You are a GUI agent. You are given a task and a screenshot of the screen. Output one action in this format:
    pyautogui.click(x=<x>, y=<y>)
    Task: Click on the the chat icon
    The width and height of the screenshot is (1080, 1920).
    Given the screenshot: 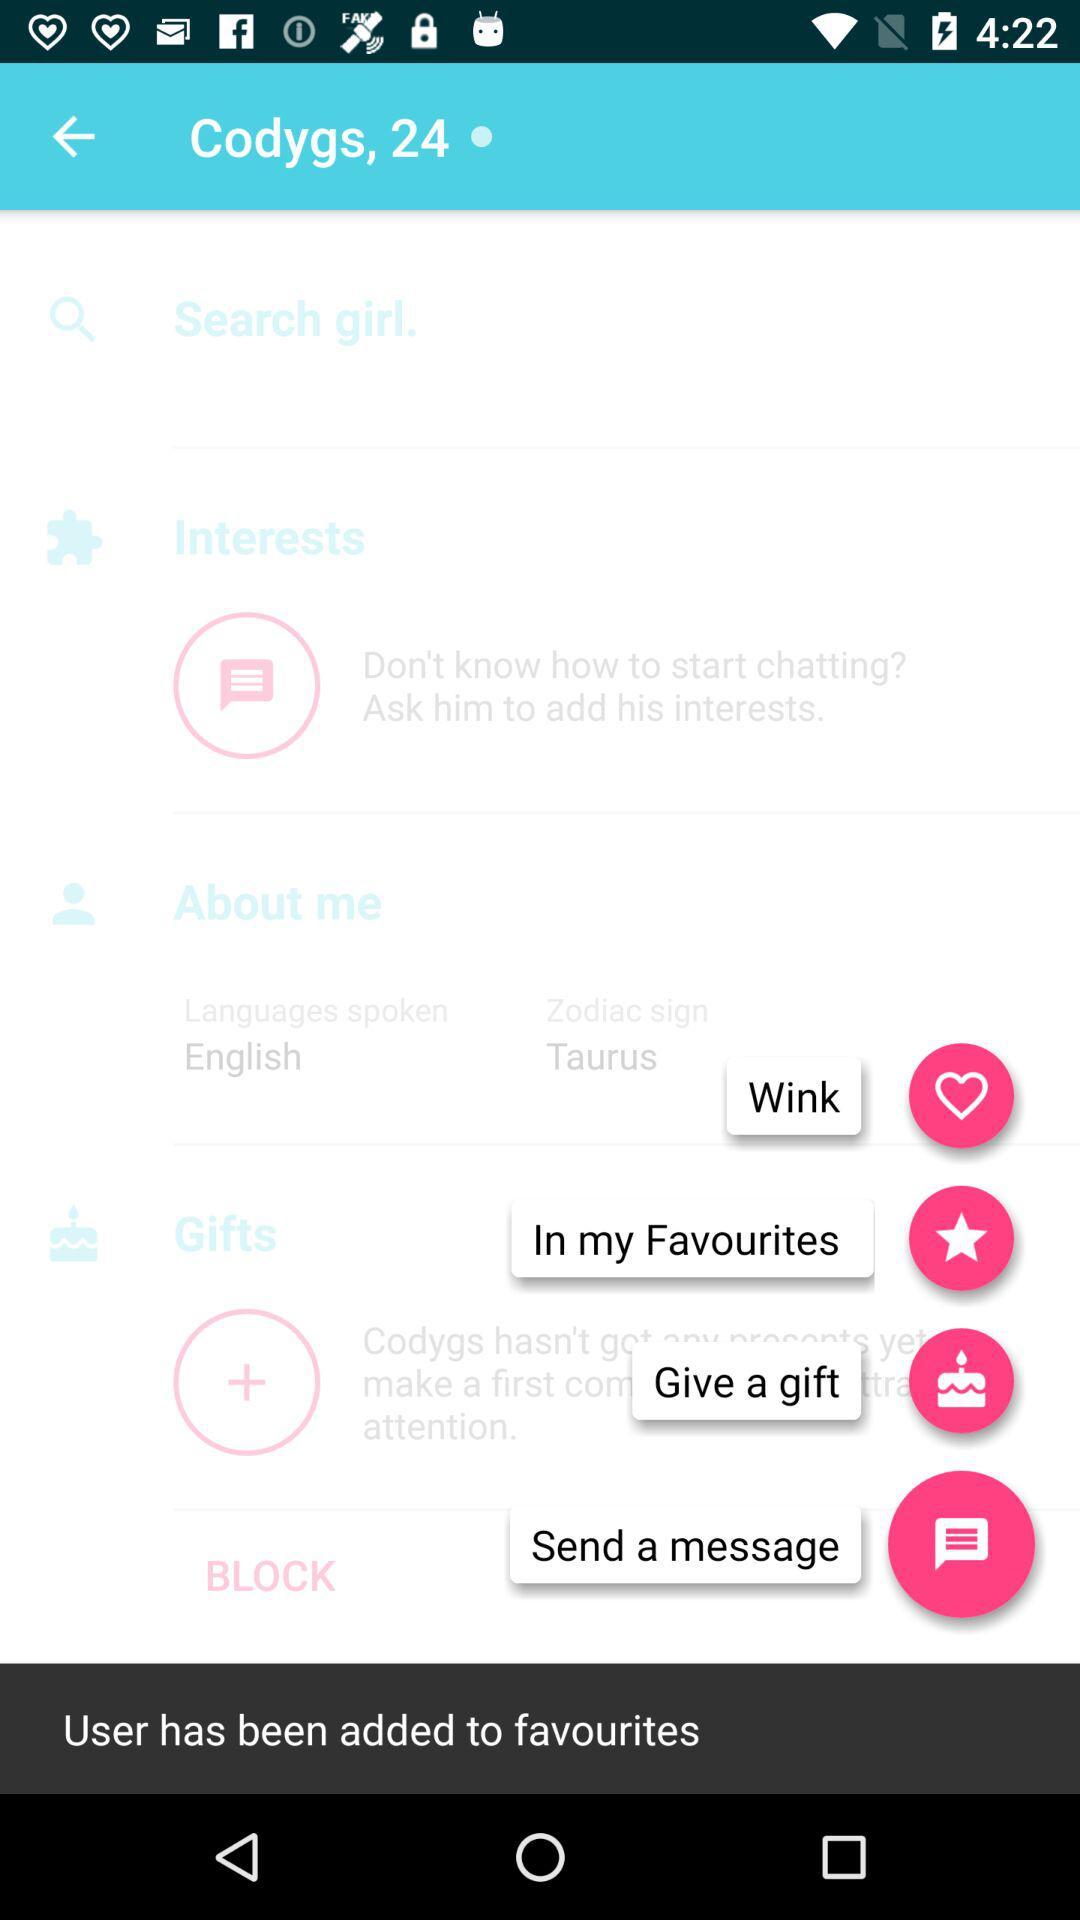 What is the action you would take?
    pyautogui.click(x=960, y=1543)
    